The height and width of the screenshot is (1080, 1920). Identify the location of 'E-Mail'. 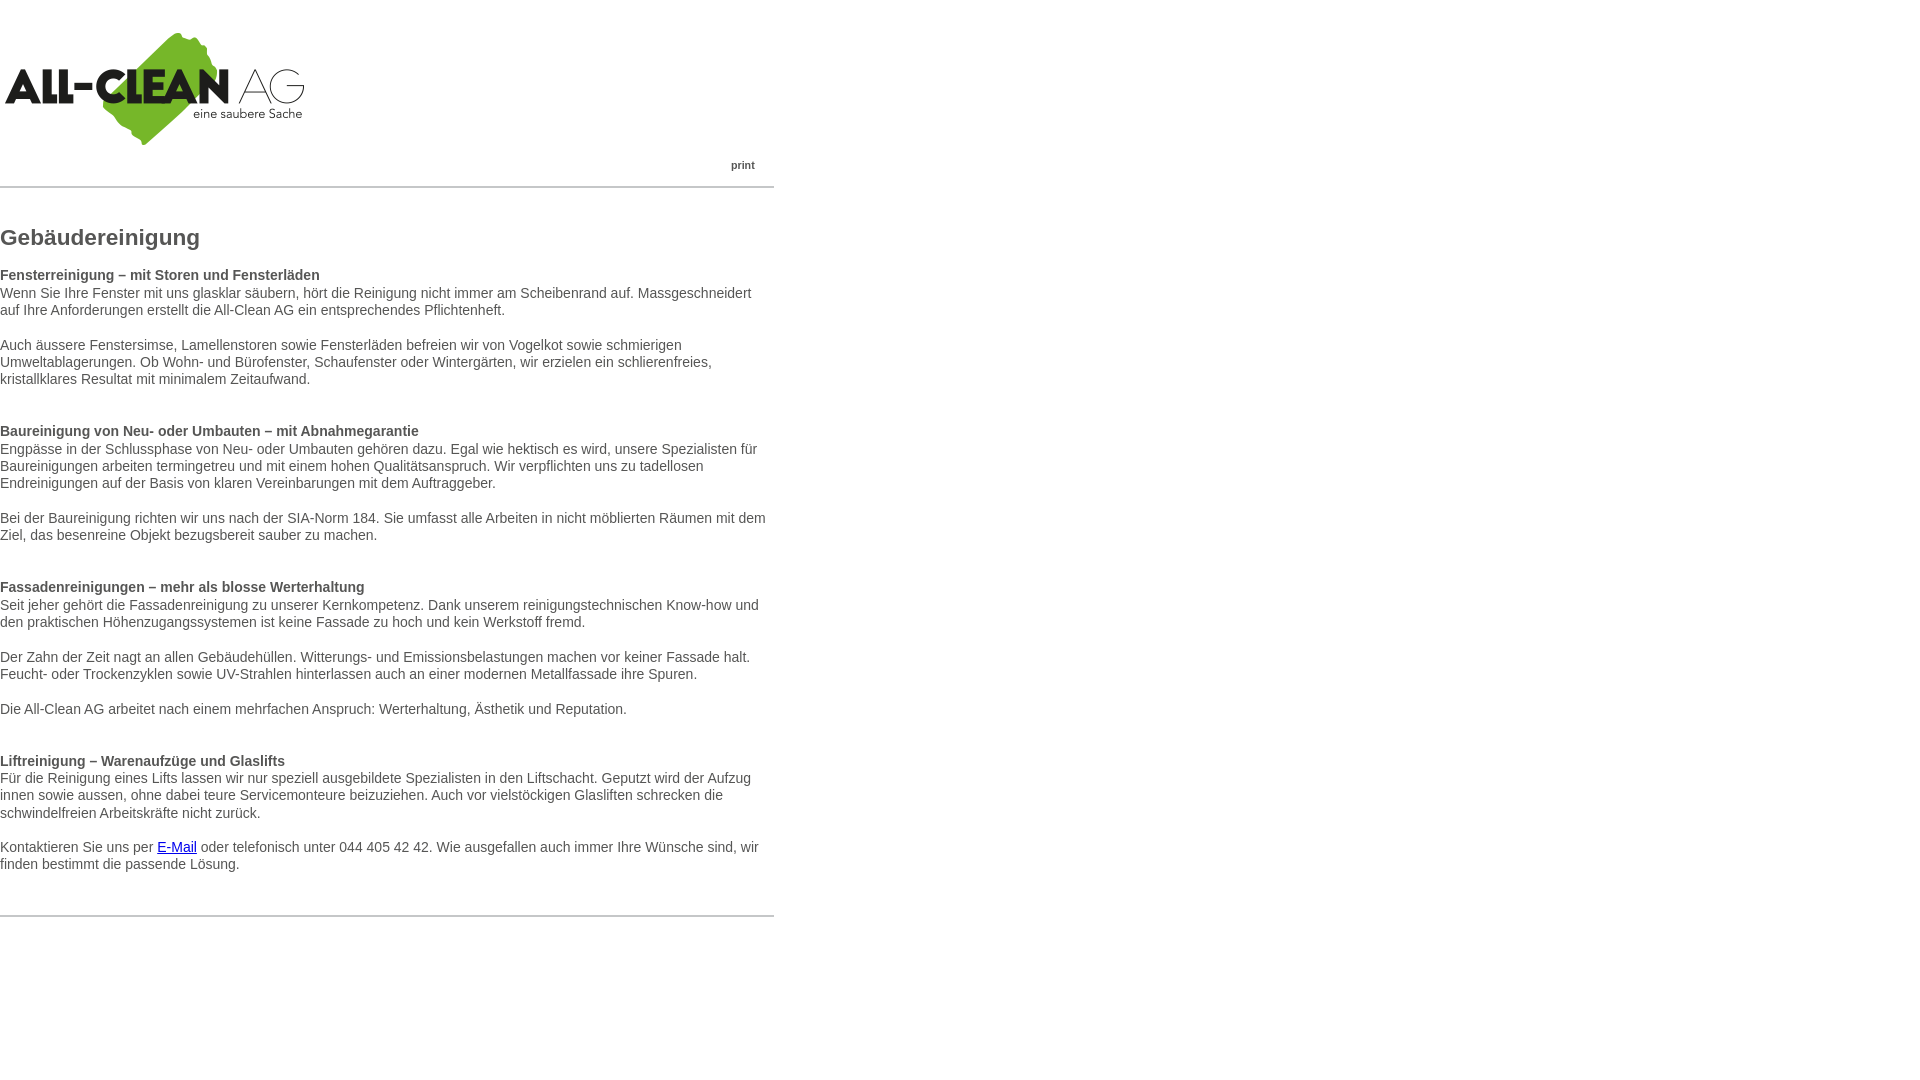
(177, 847).